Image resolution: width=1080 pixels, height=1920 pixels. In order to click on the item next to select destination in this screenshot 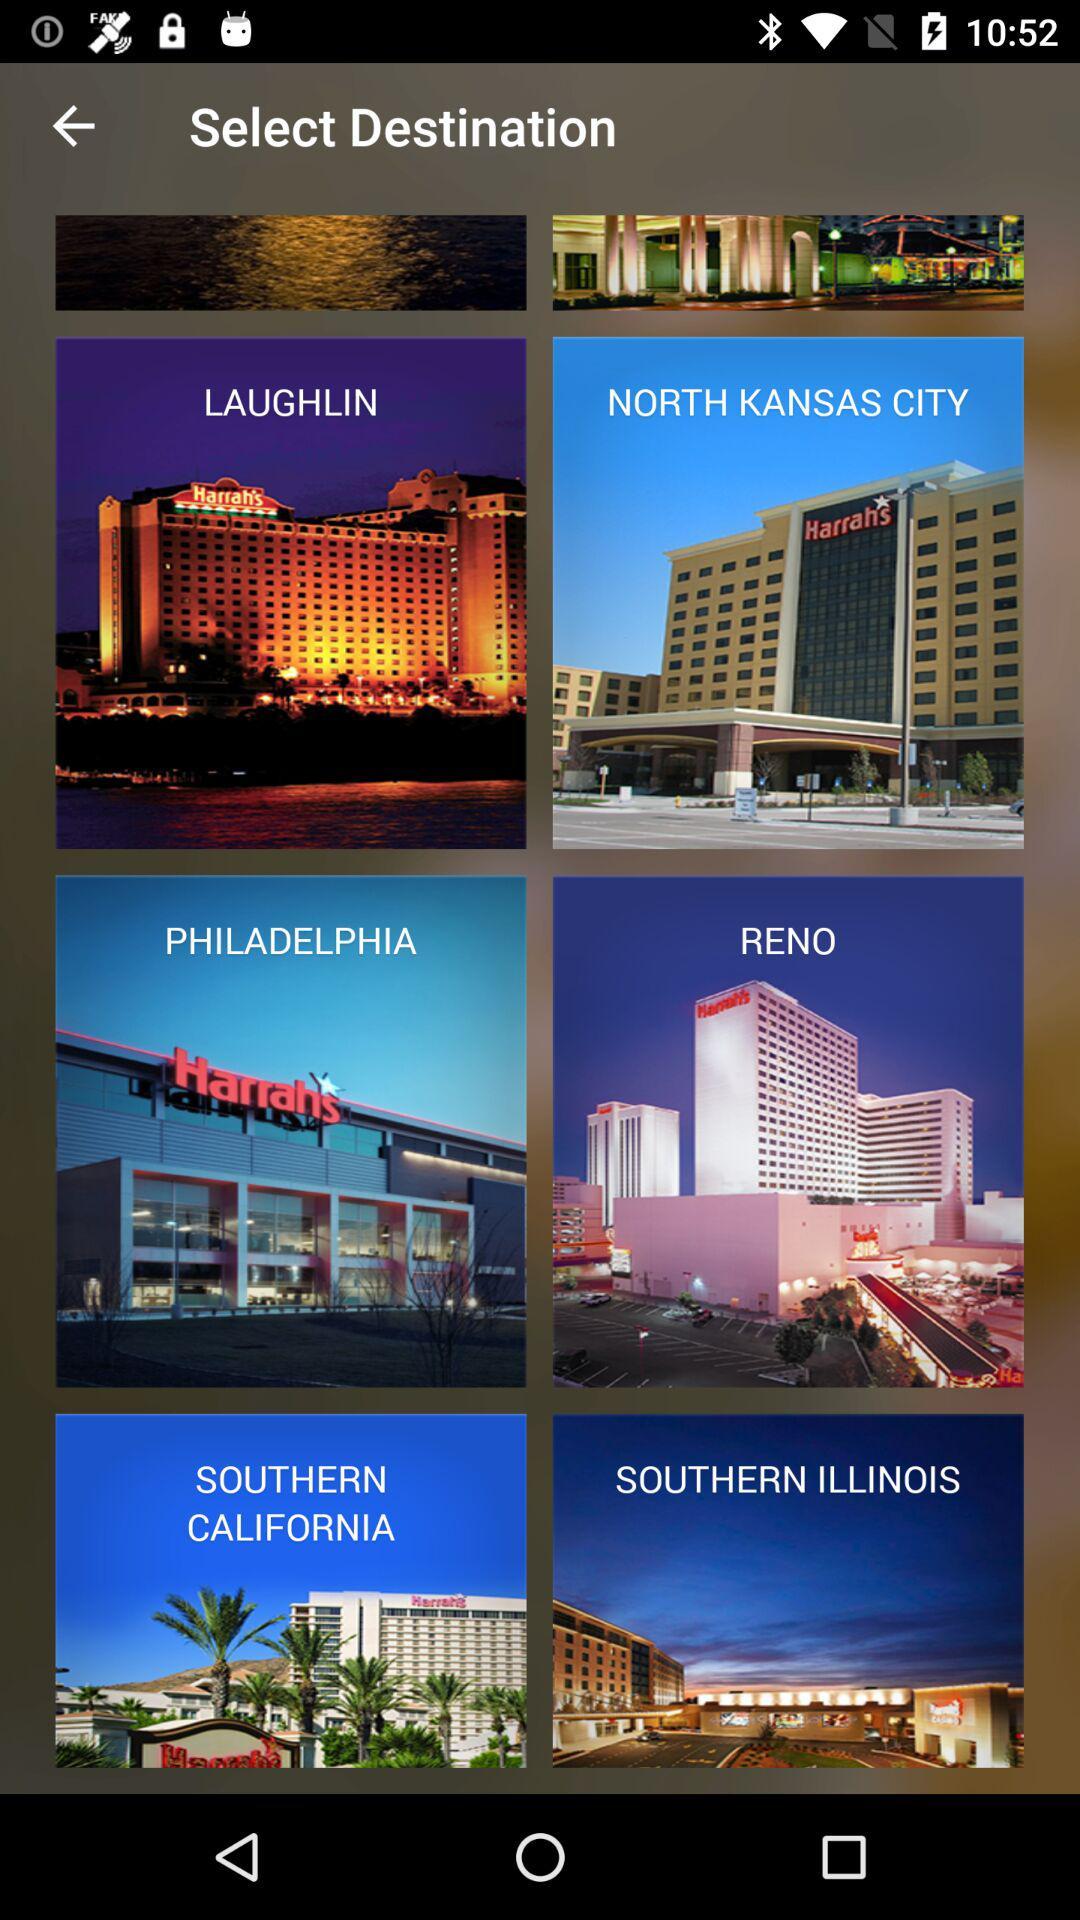, I will do `click(72, 124)`.